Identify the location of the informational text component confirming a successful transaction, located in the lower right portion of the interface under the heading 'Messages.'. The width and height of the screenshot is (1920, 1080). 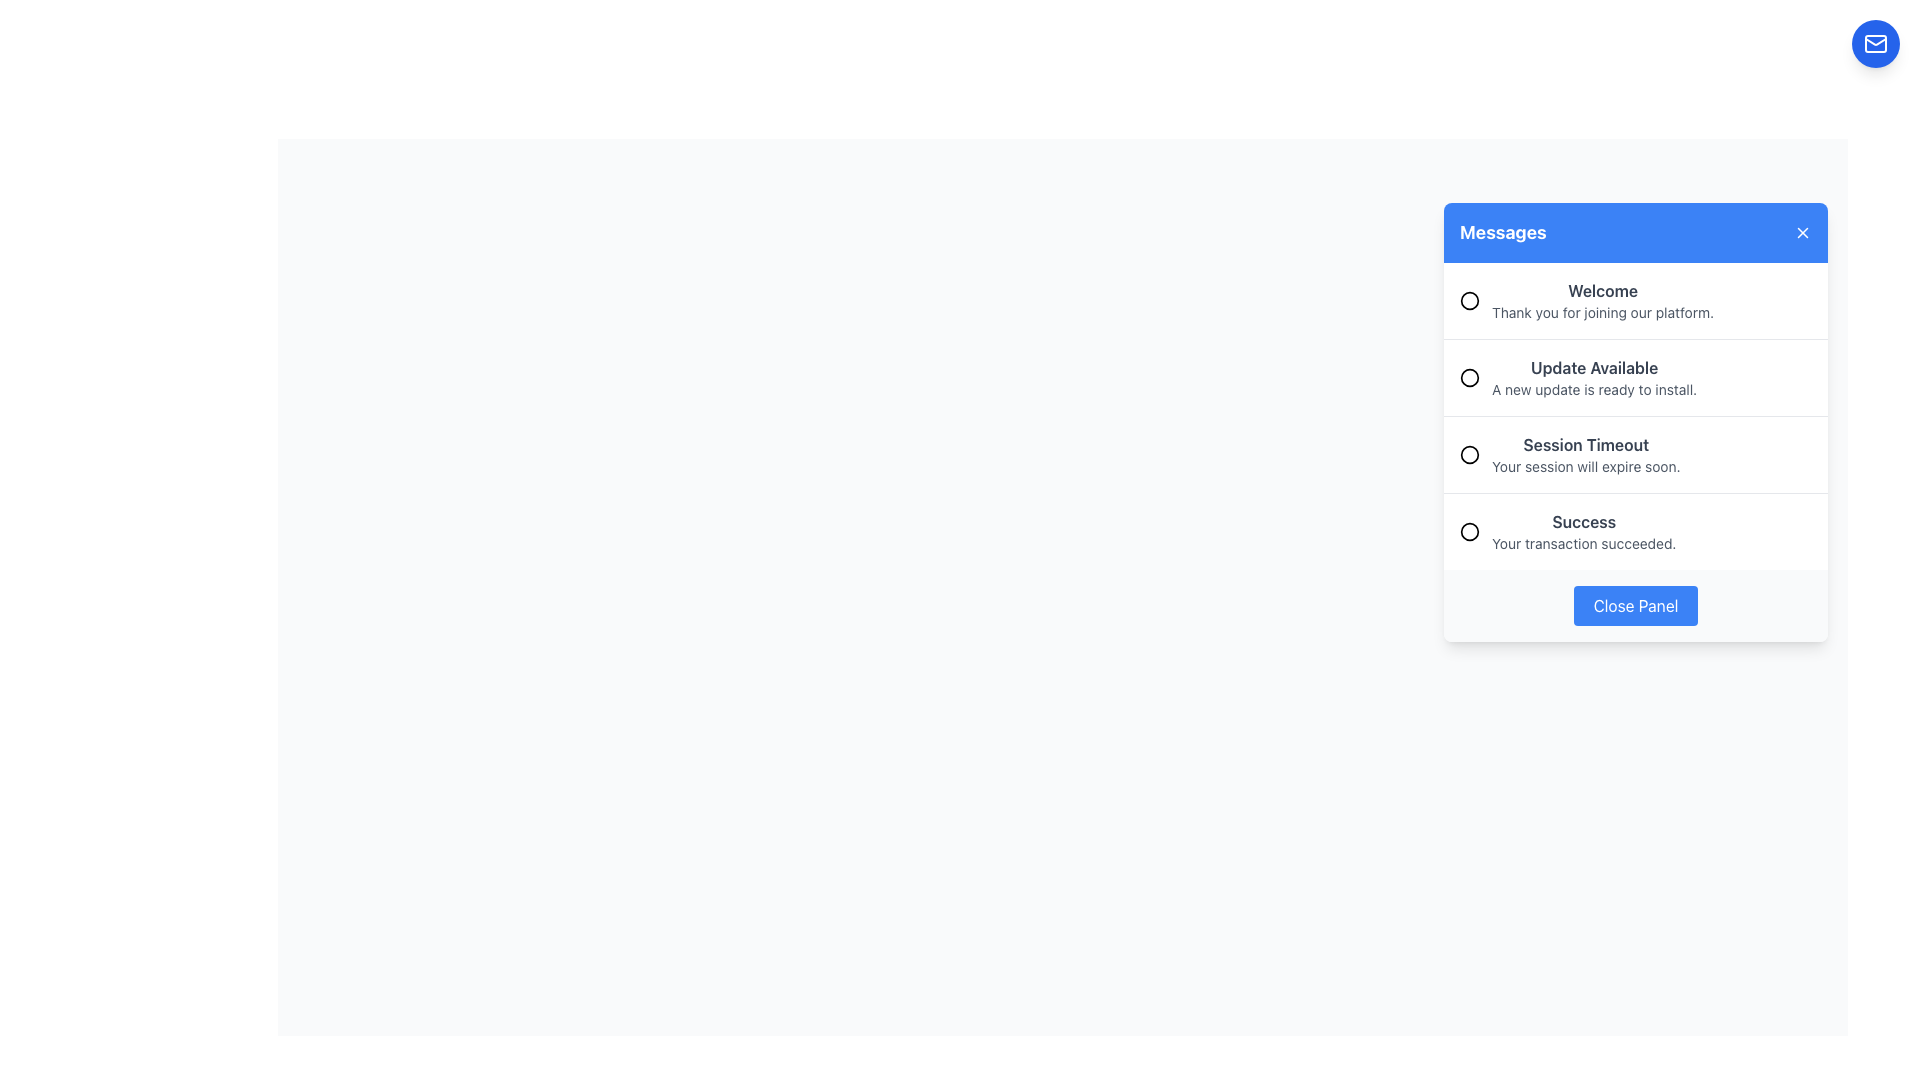
(1583, 531).